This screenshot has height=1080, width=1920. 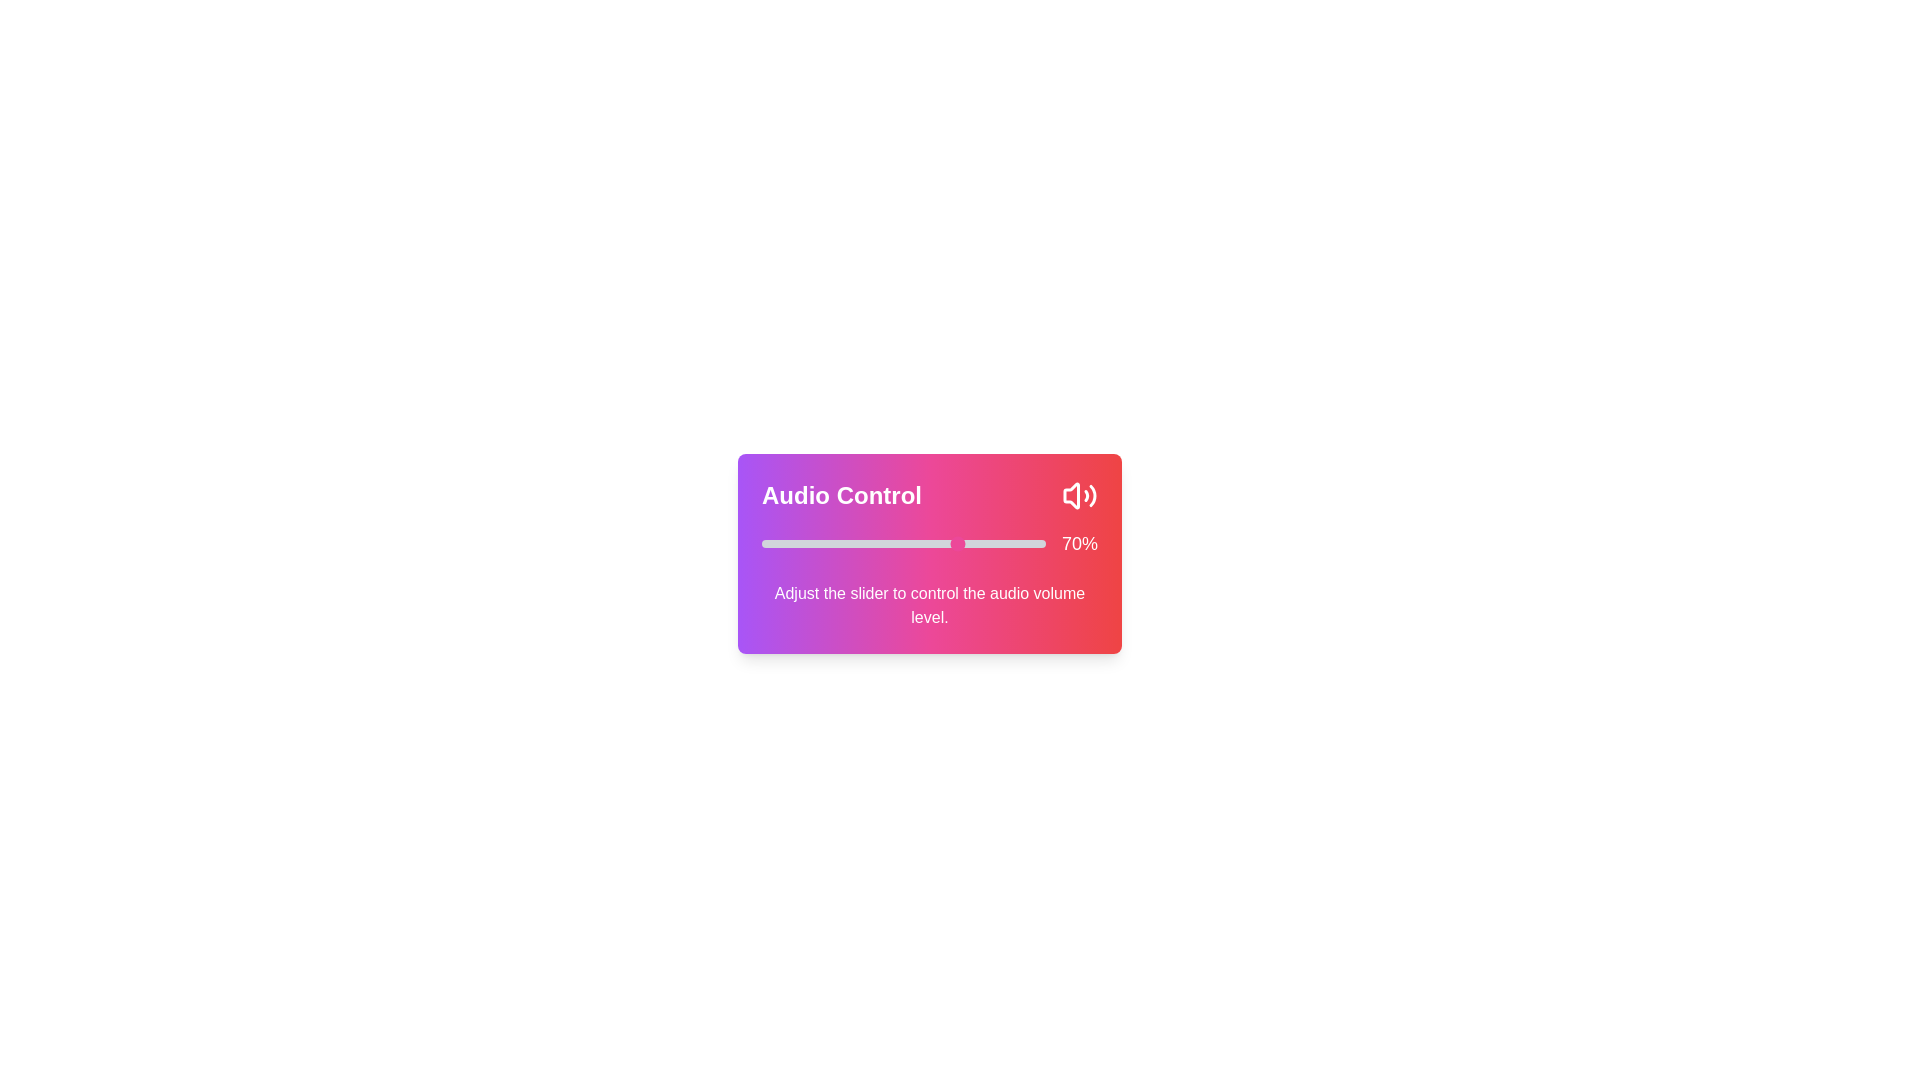 I want to click on the volume slider to set the volume to 7%, so click(x=780, y=543).